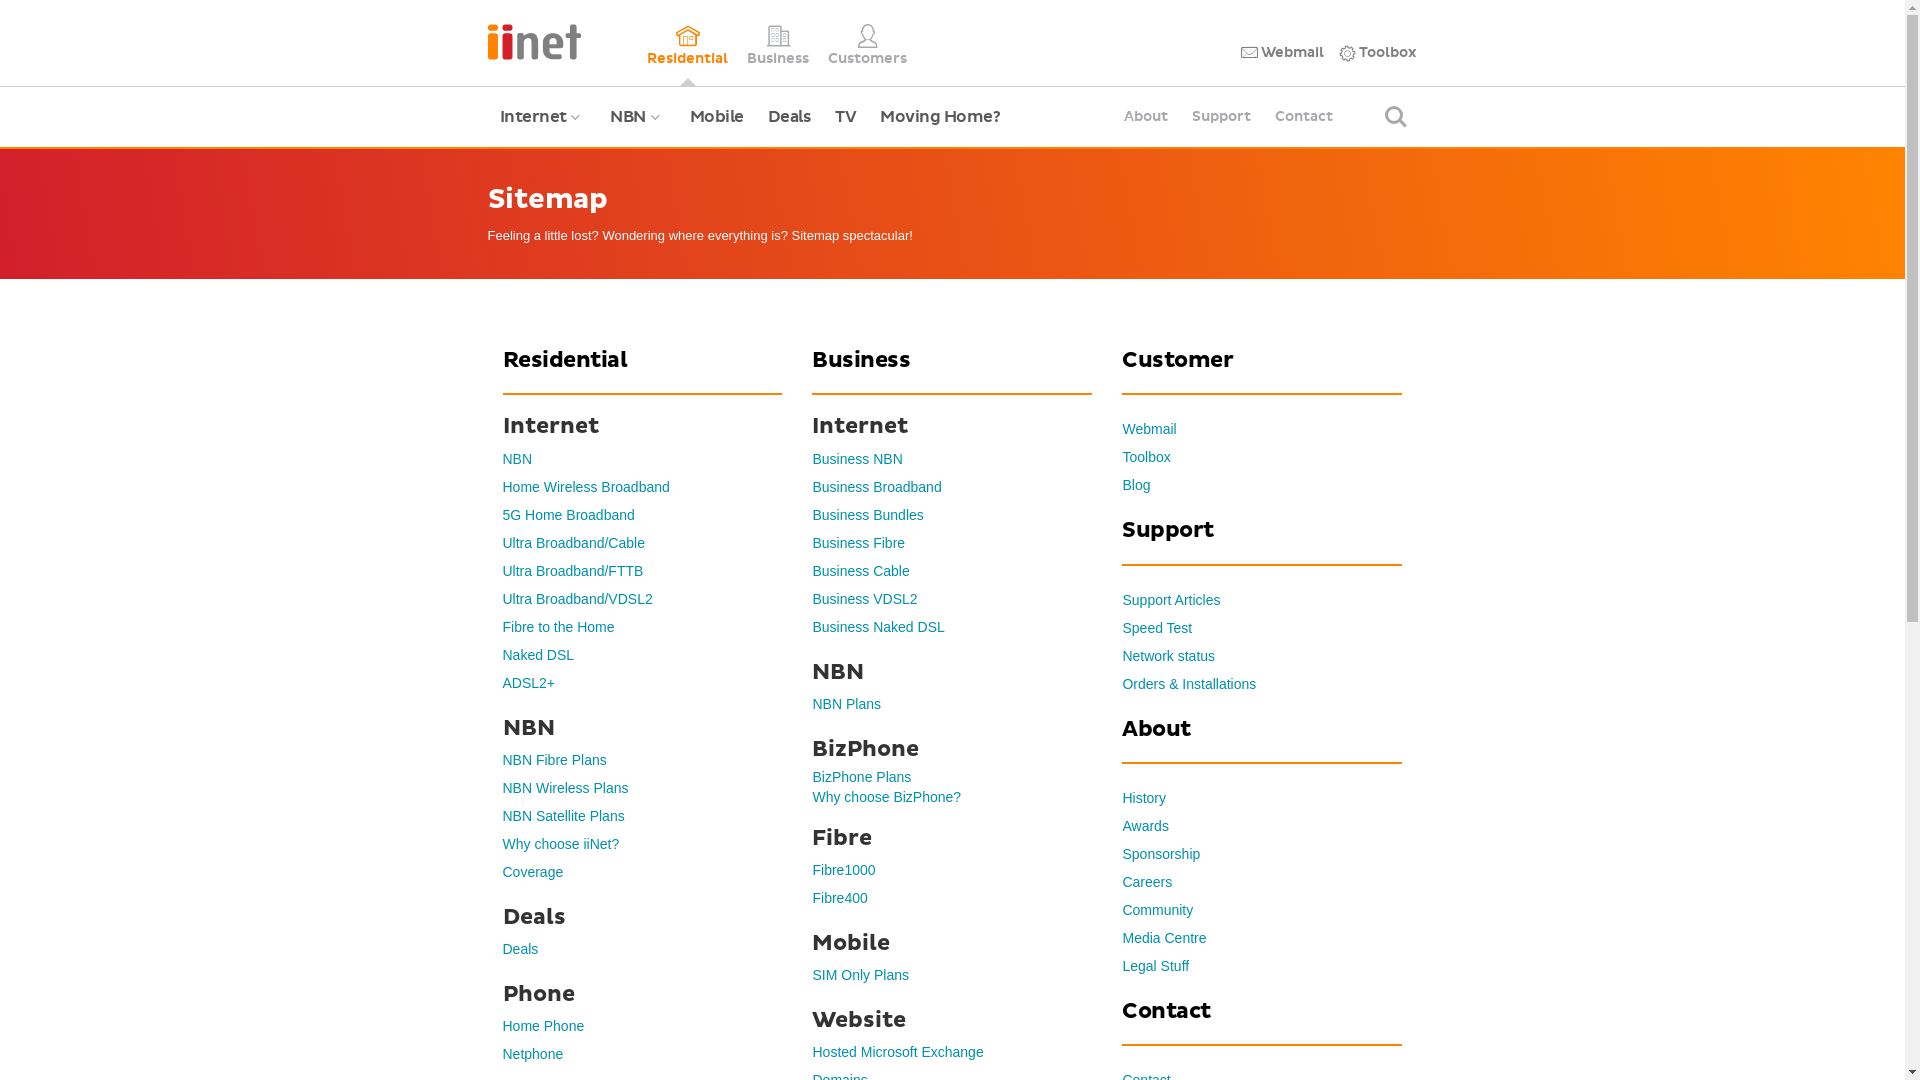 The image size is (1920, 1080). I want to click on 'iiNet logo', so click(534, 40).